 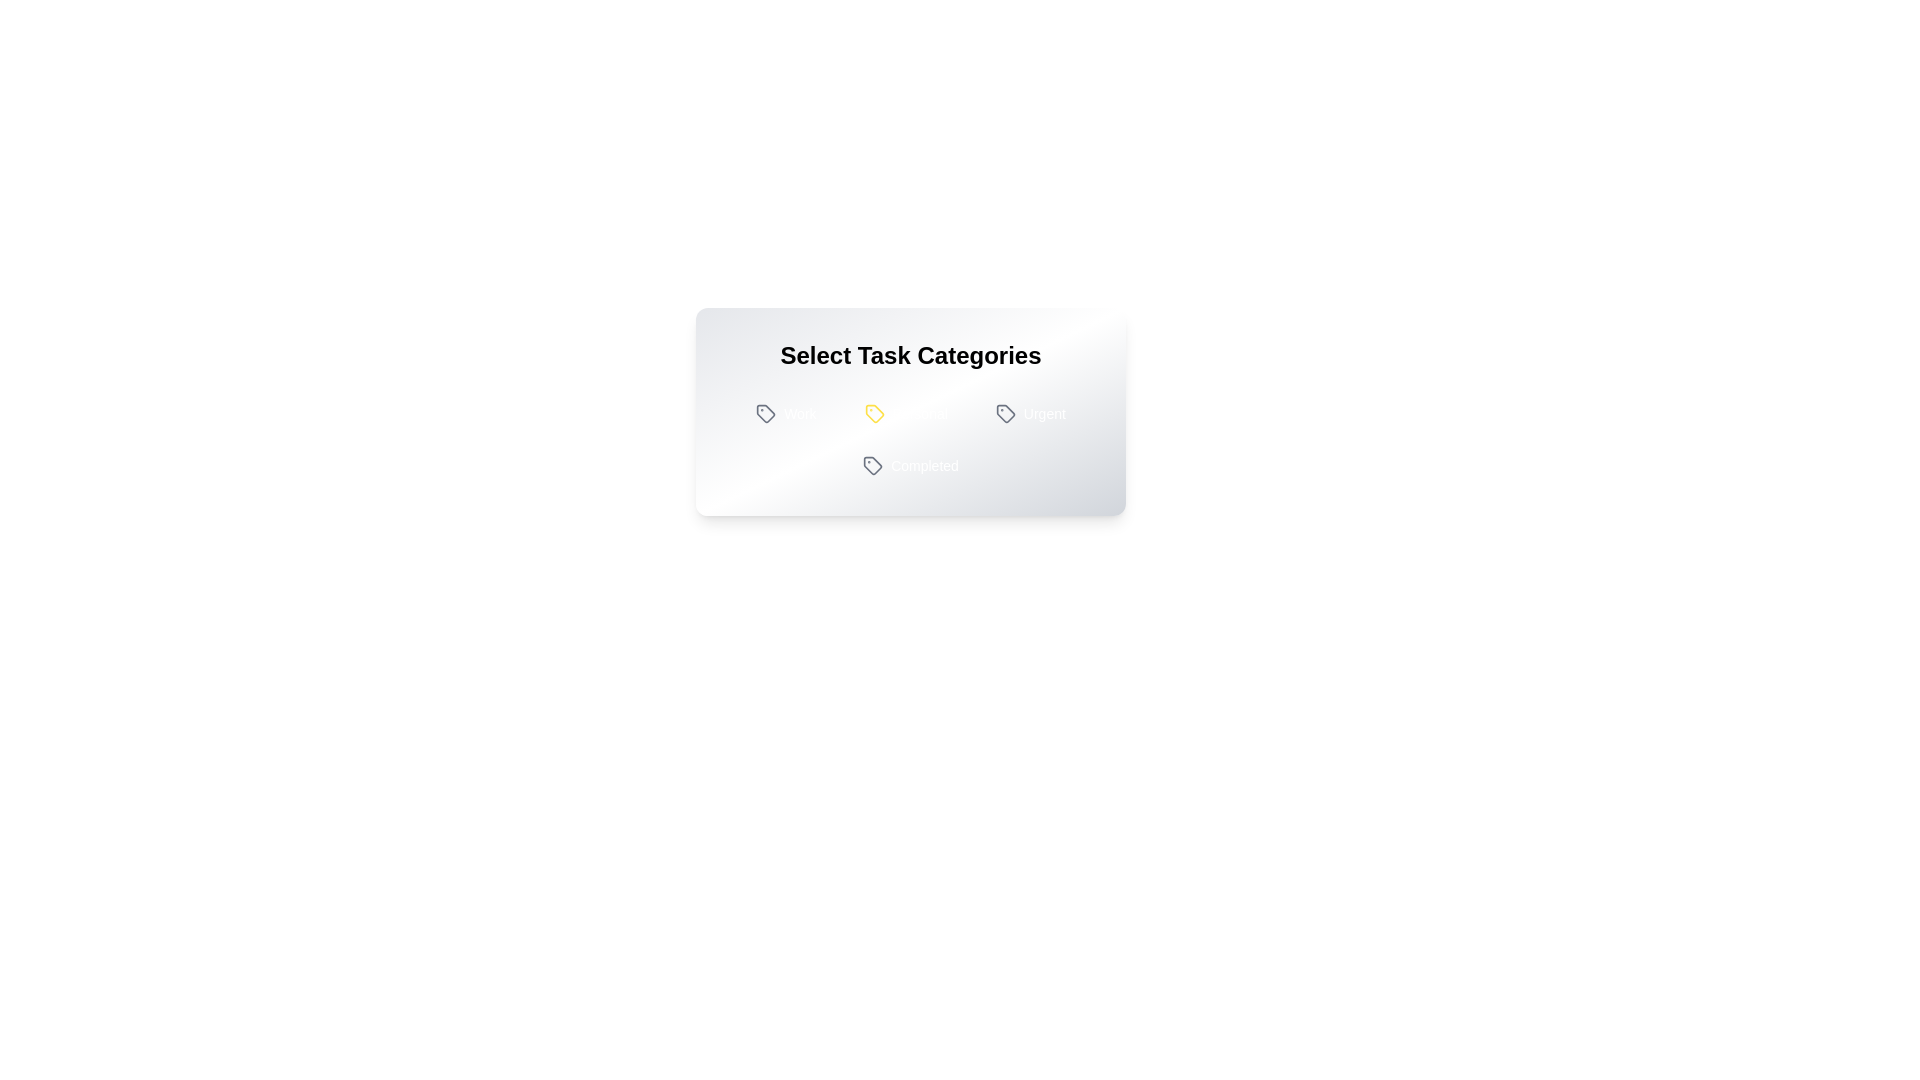 What do you see at coordinates (1030, 412) in the screenshot?
I see `the category chip labeled Urgent` at bounding box center [1030, 412].